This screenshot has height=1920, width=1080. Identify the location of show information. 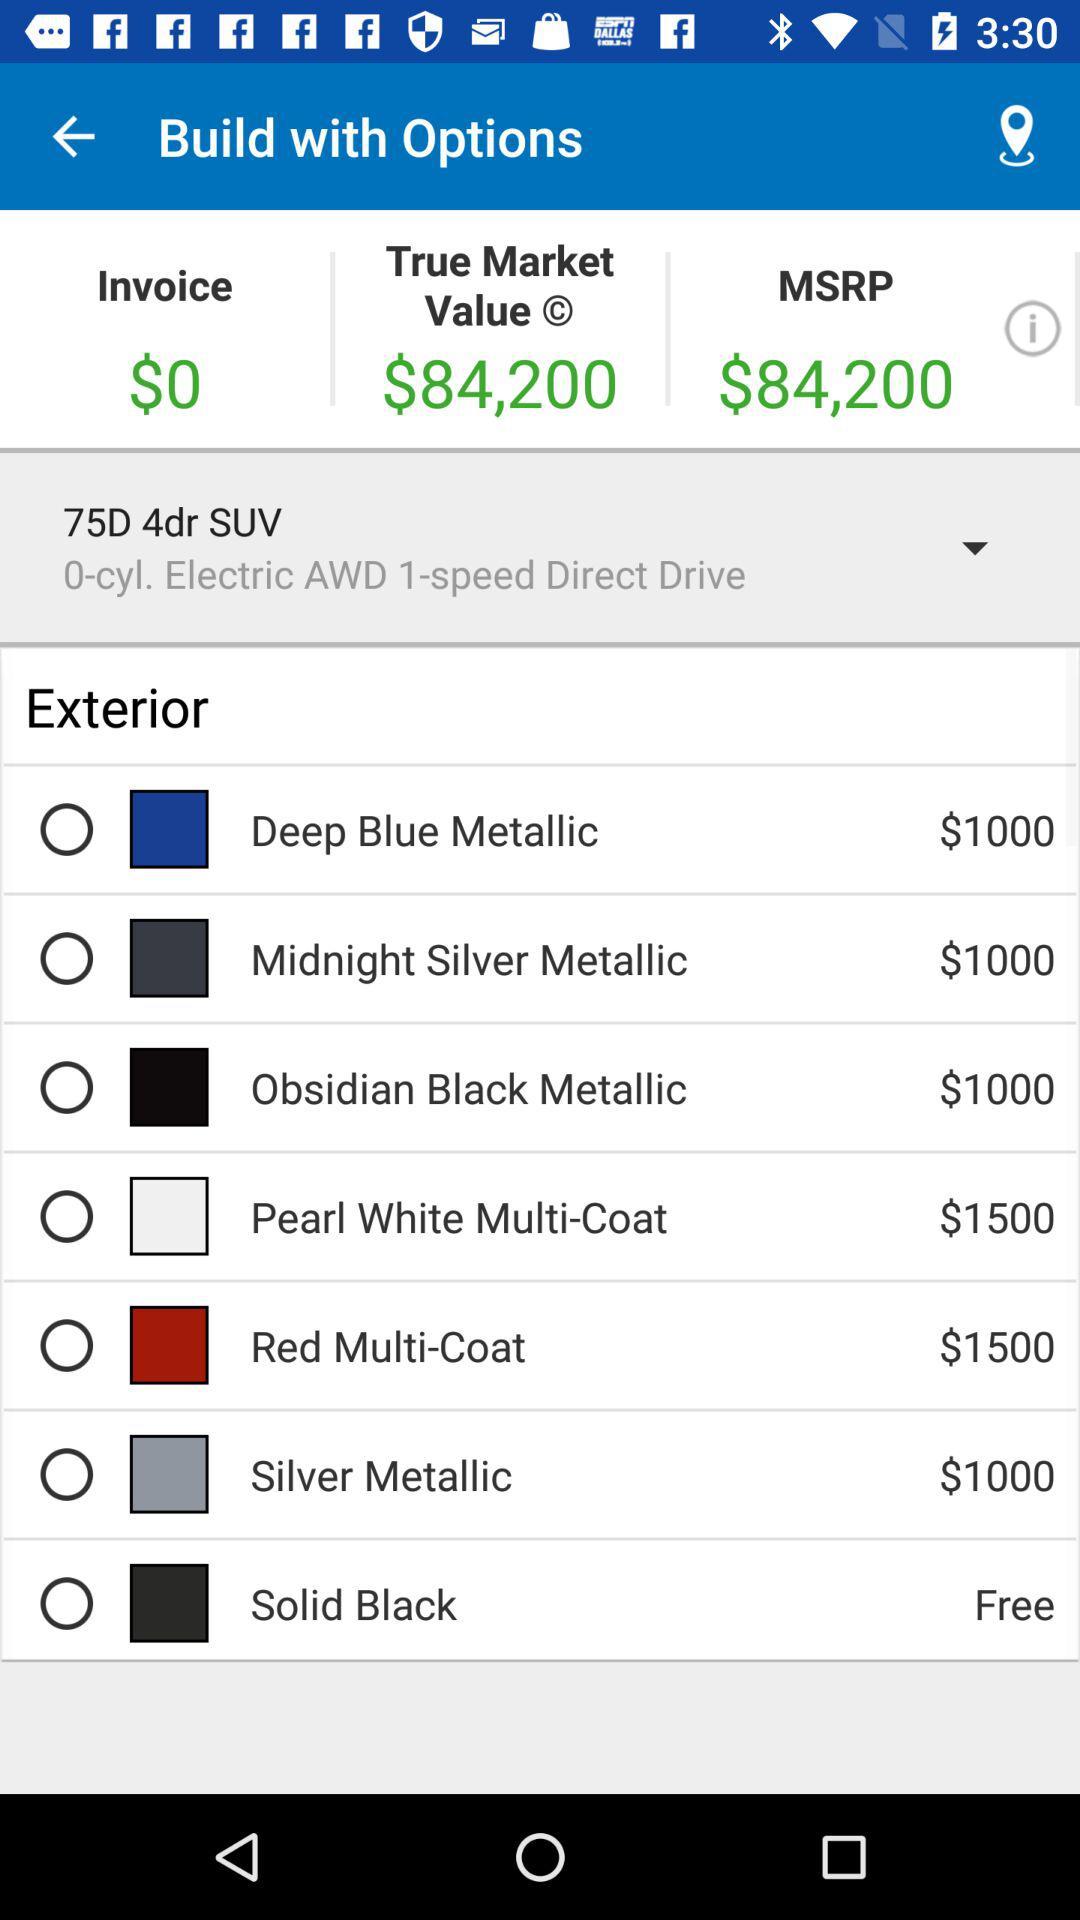
(1032, 328).